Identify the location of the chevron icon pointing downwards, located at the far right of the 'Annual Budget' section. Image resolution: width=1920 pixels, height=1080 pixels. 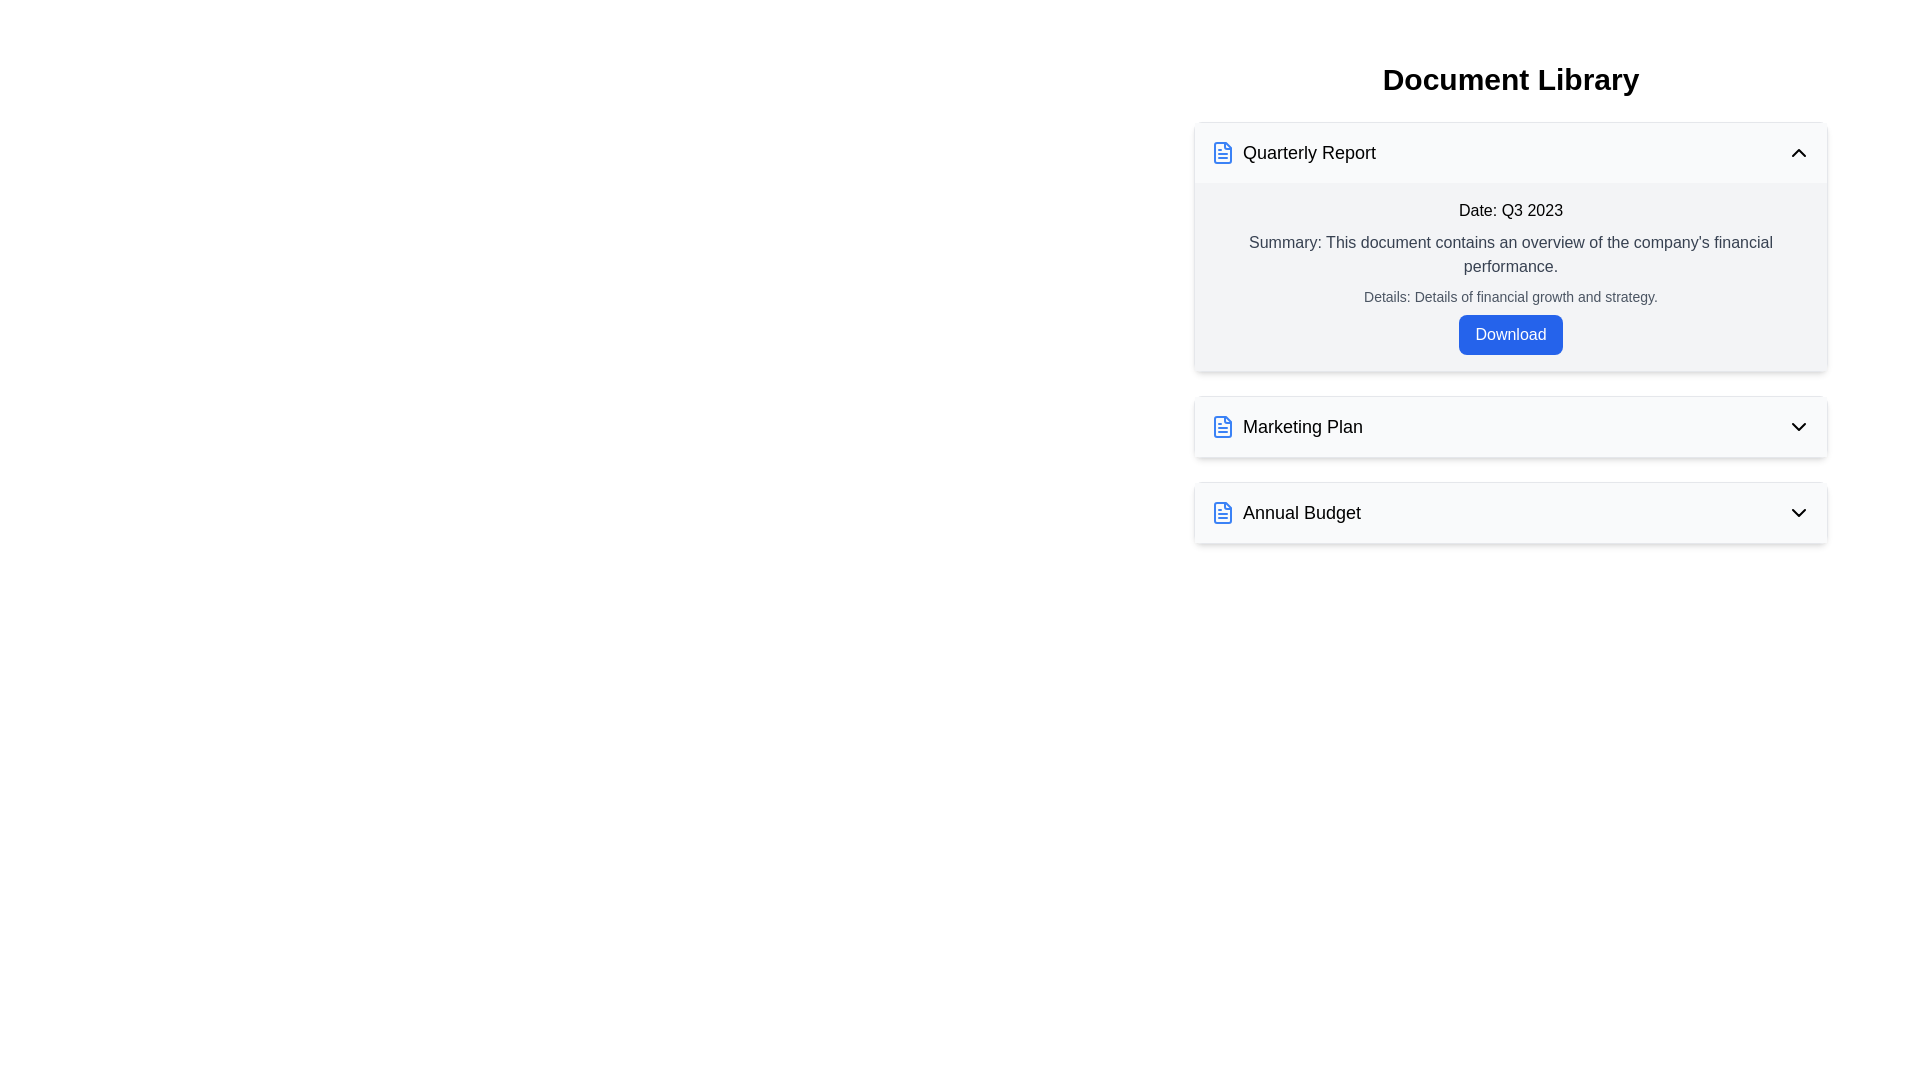
(1799, 512).